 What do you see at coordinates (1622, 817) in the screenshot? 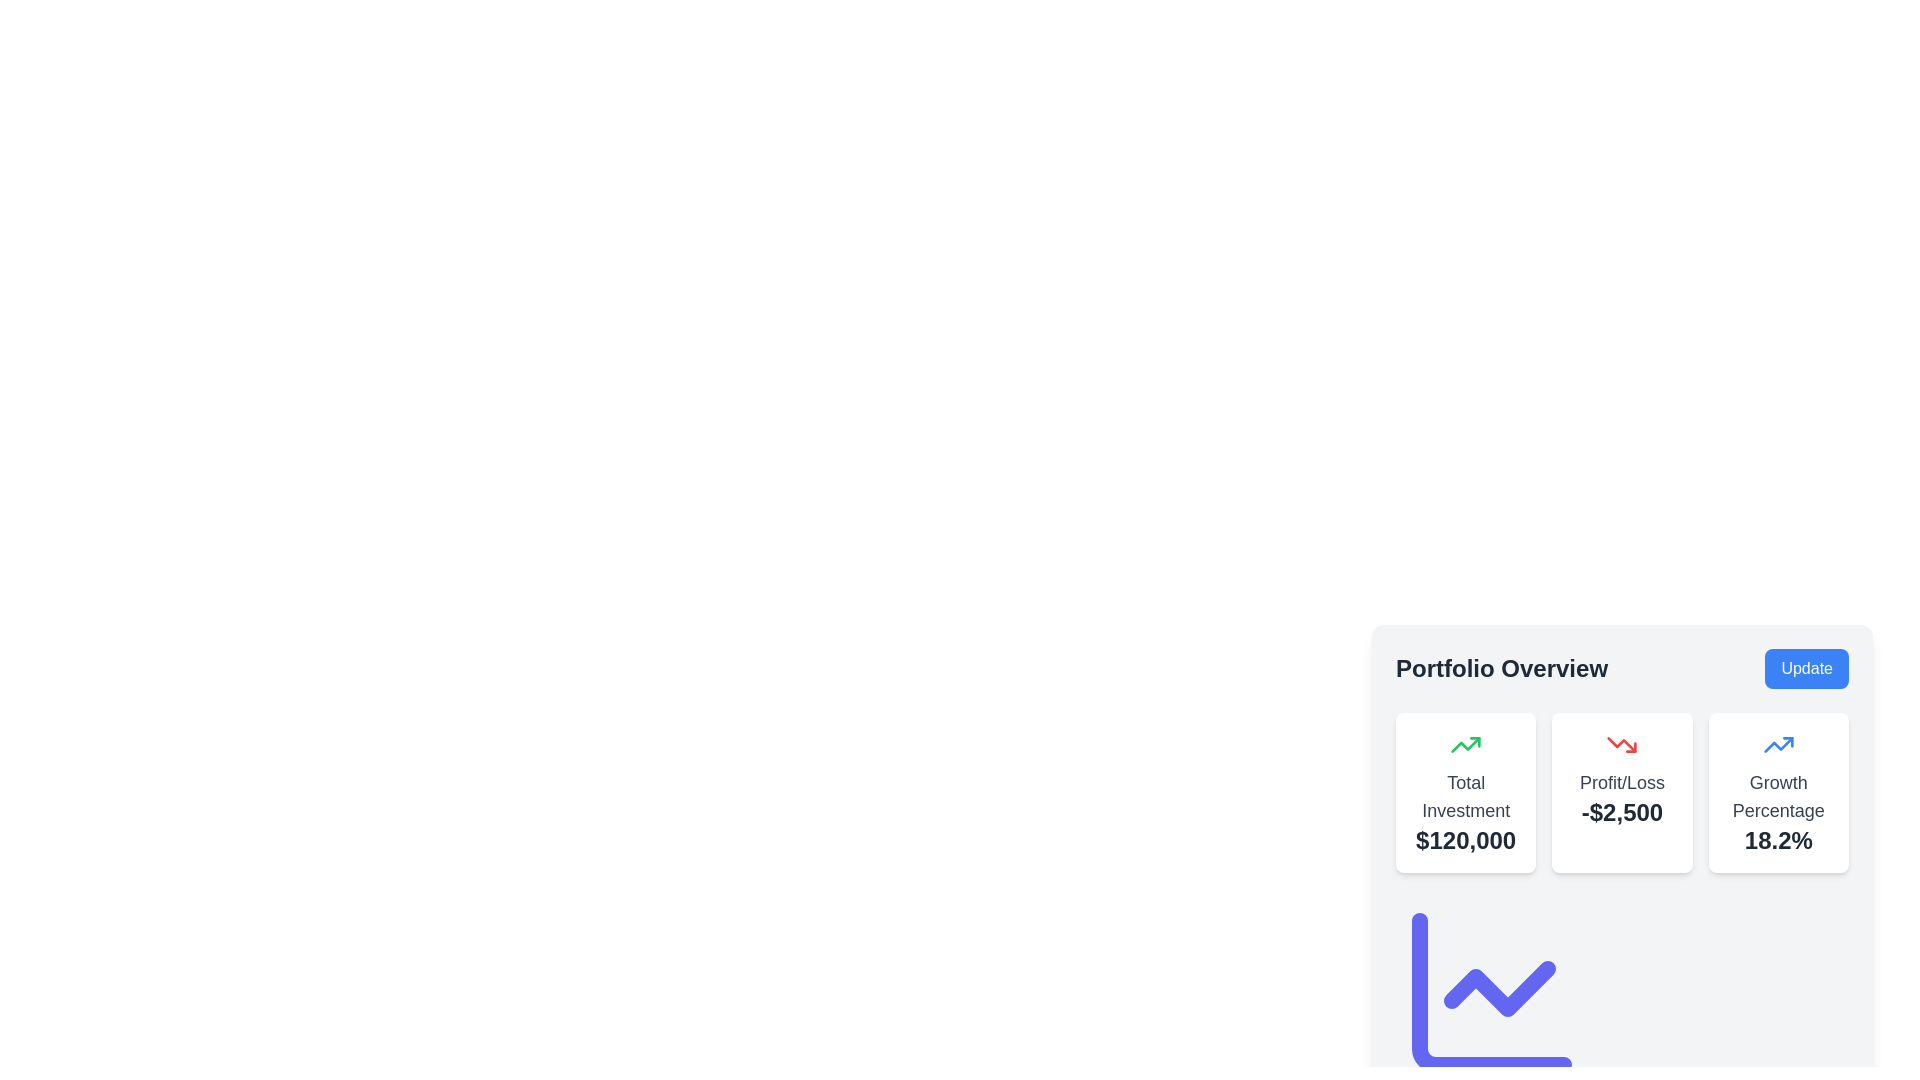
I see `displayed information from the Informational Widget titled 'Portfolio Overview', which contains an 'Update' button and investment metrics` at bounding box center [1622, 817].